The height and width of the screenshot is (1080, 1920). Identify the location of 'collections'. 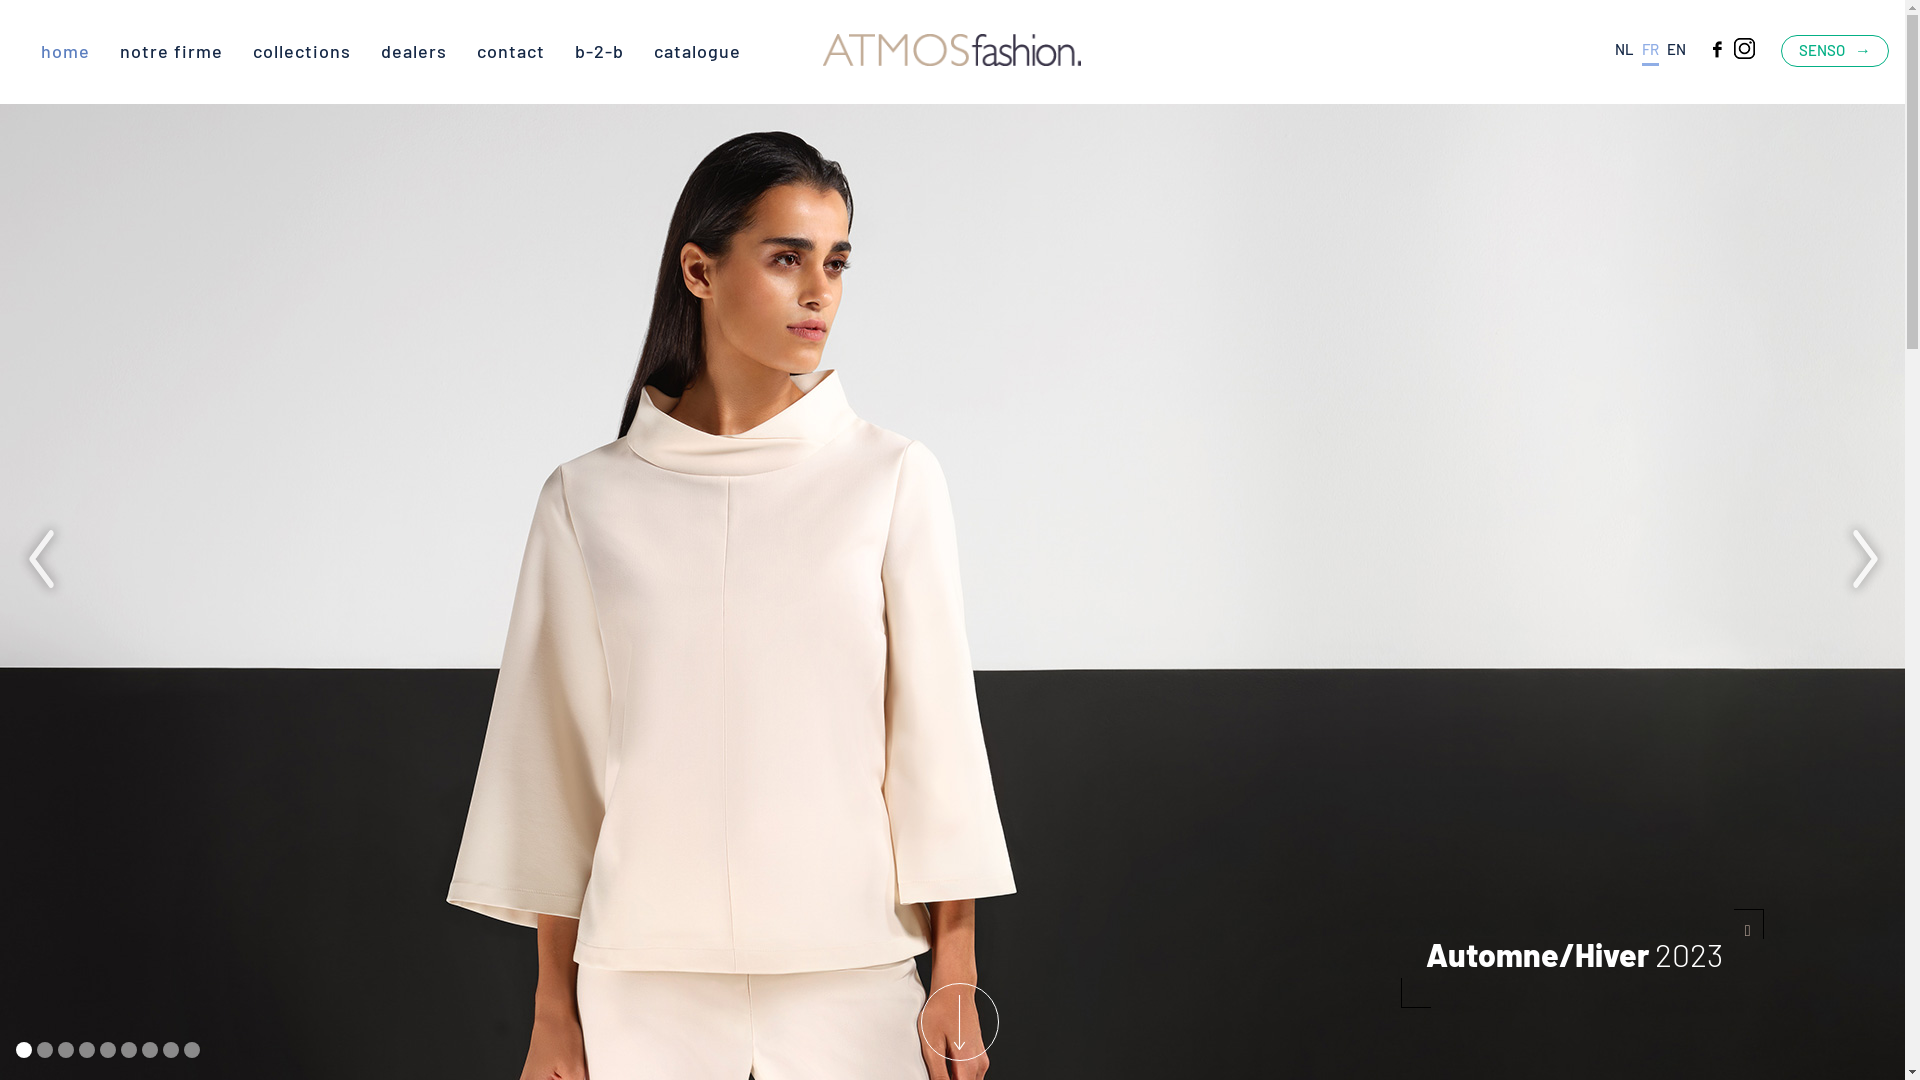
(301, 49).